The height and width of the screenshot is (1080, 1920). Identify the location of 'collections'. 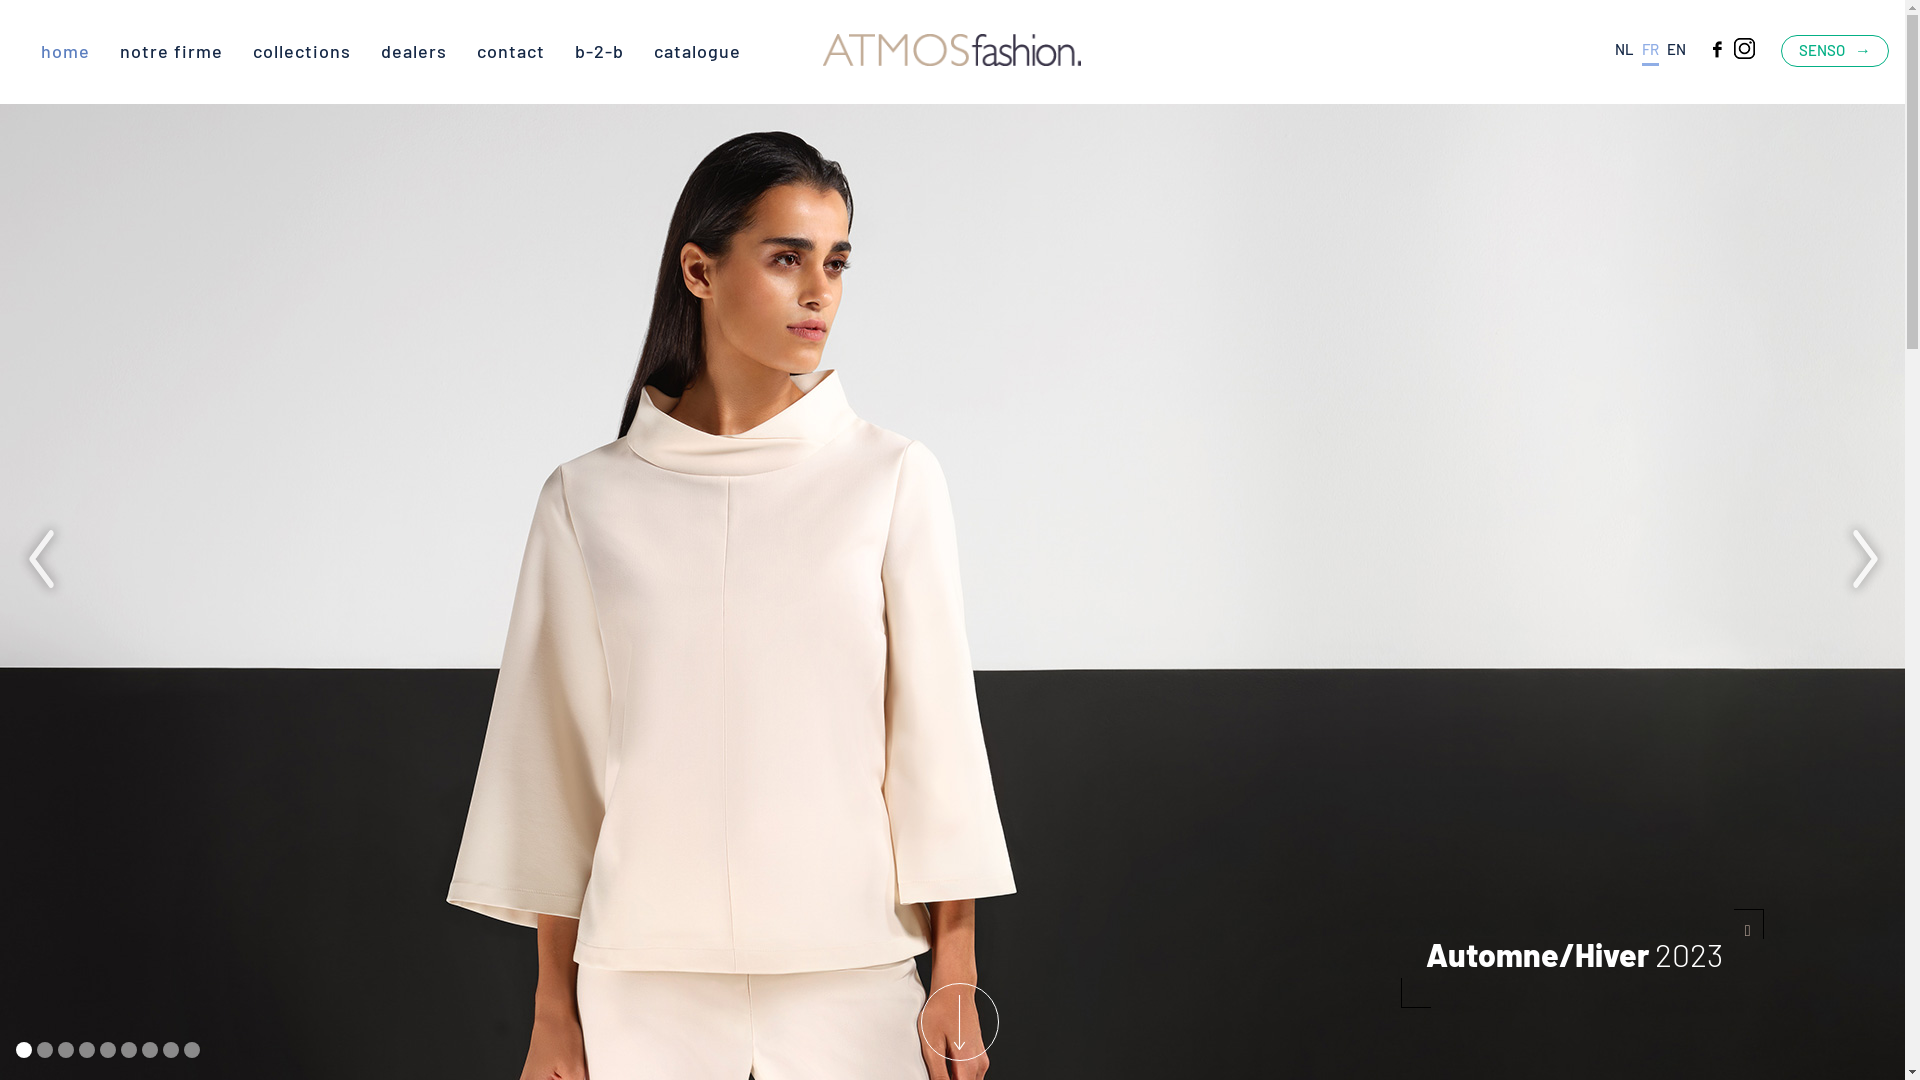
(301, 49).